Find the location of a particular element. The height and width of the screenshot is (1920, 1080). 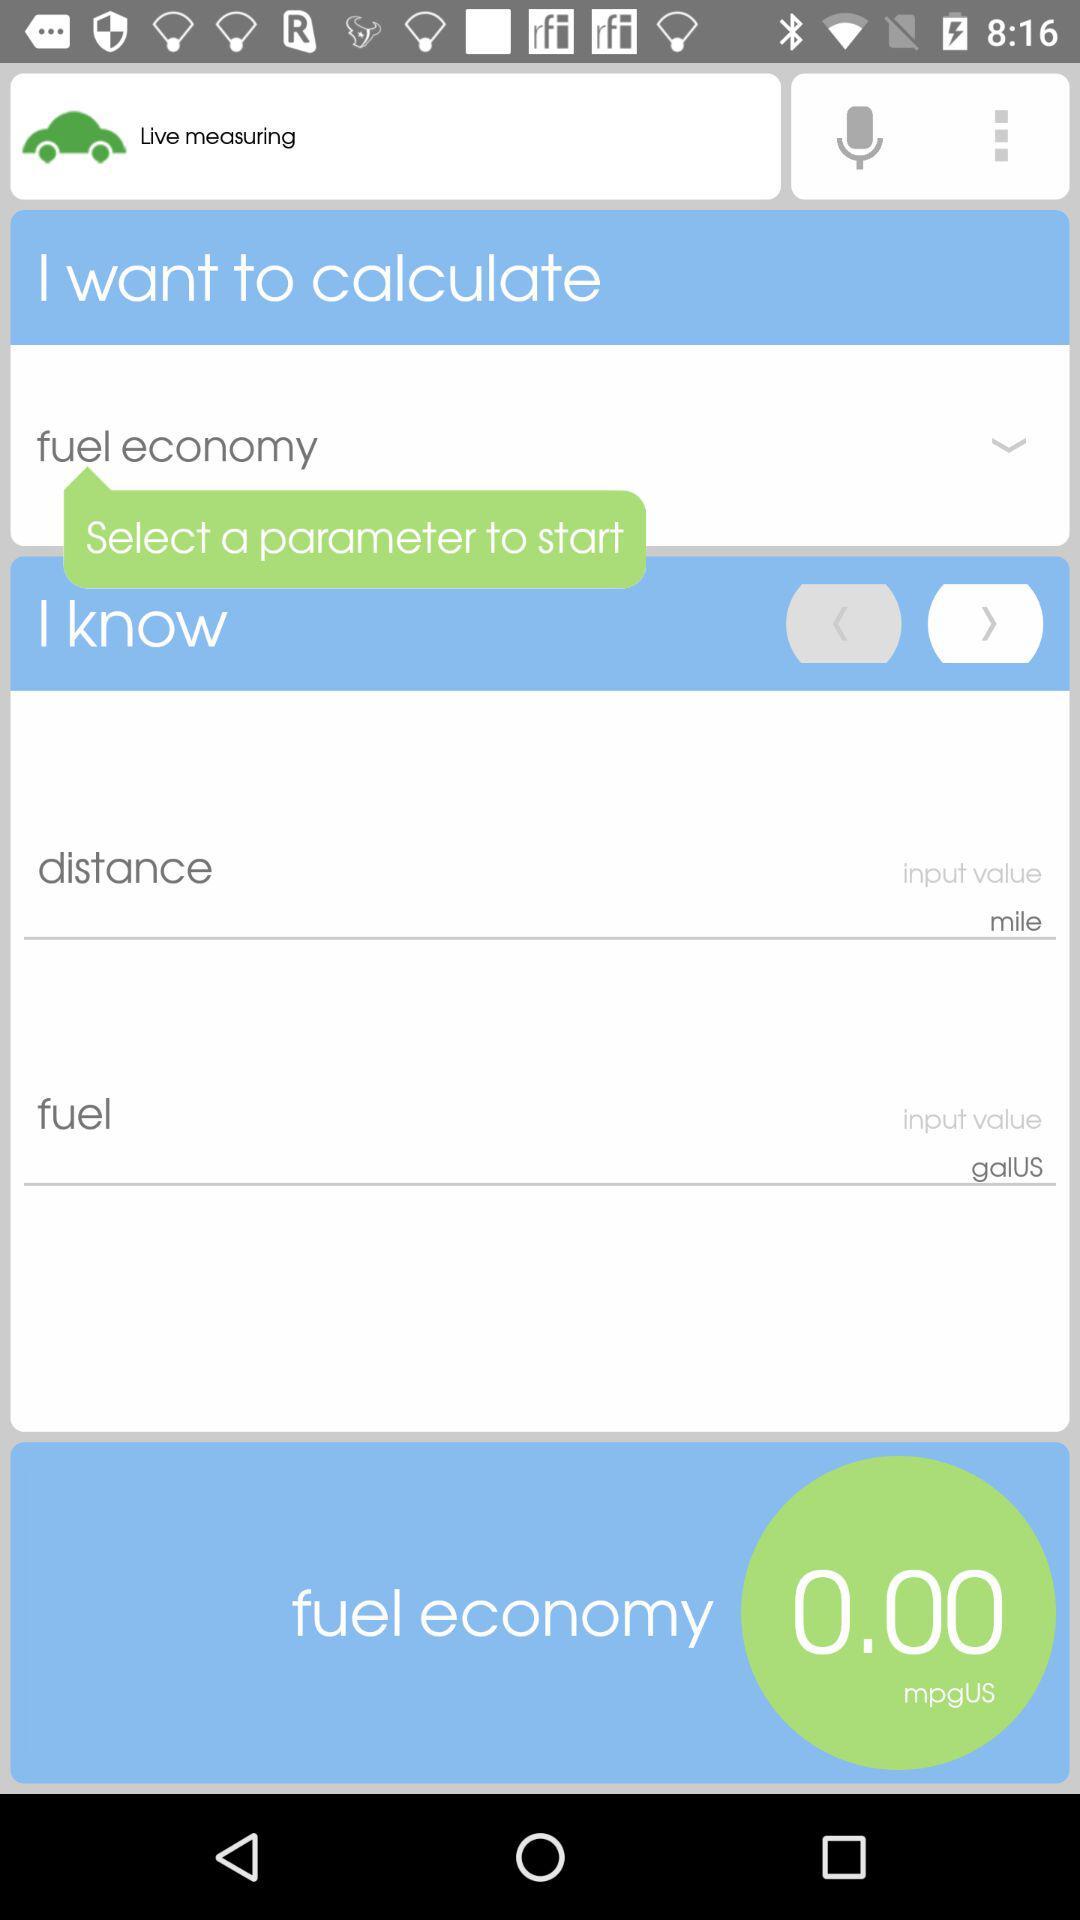

share the article is located at coordinates (1001, 135).